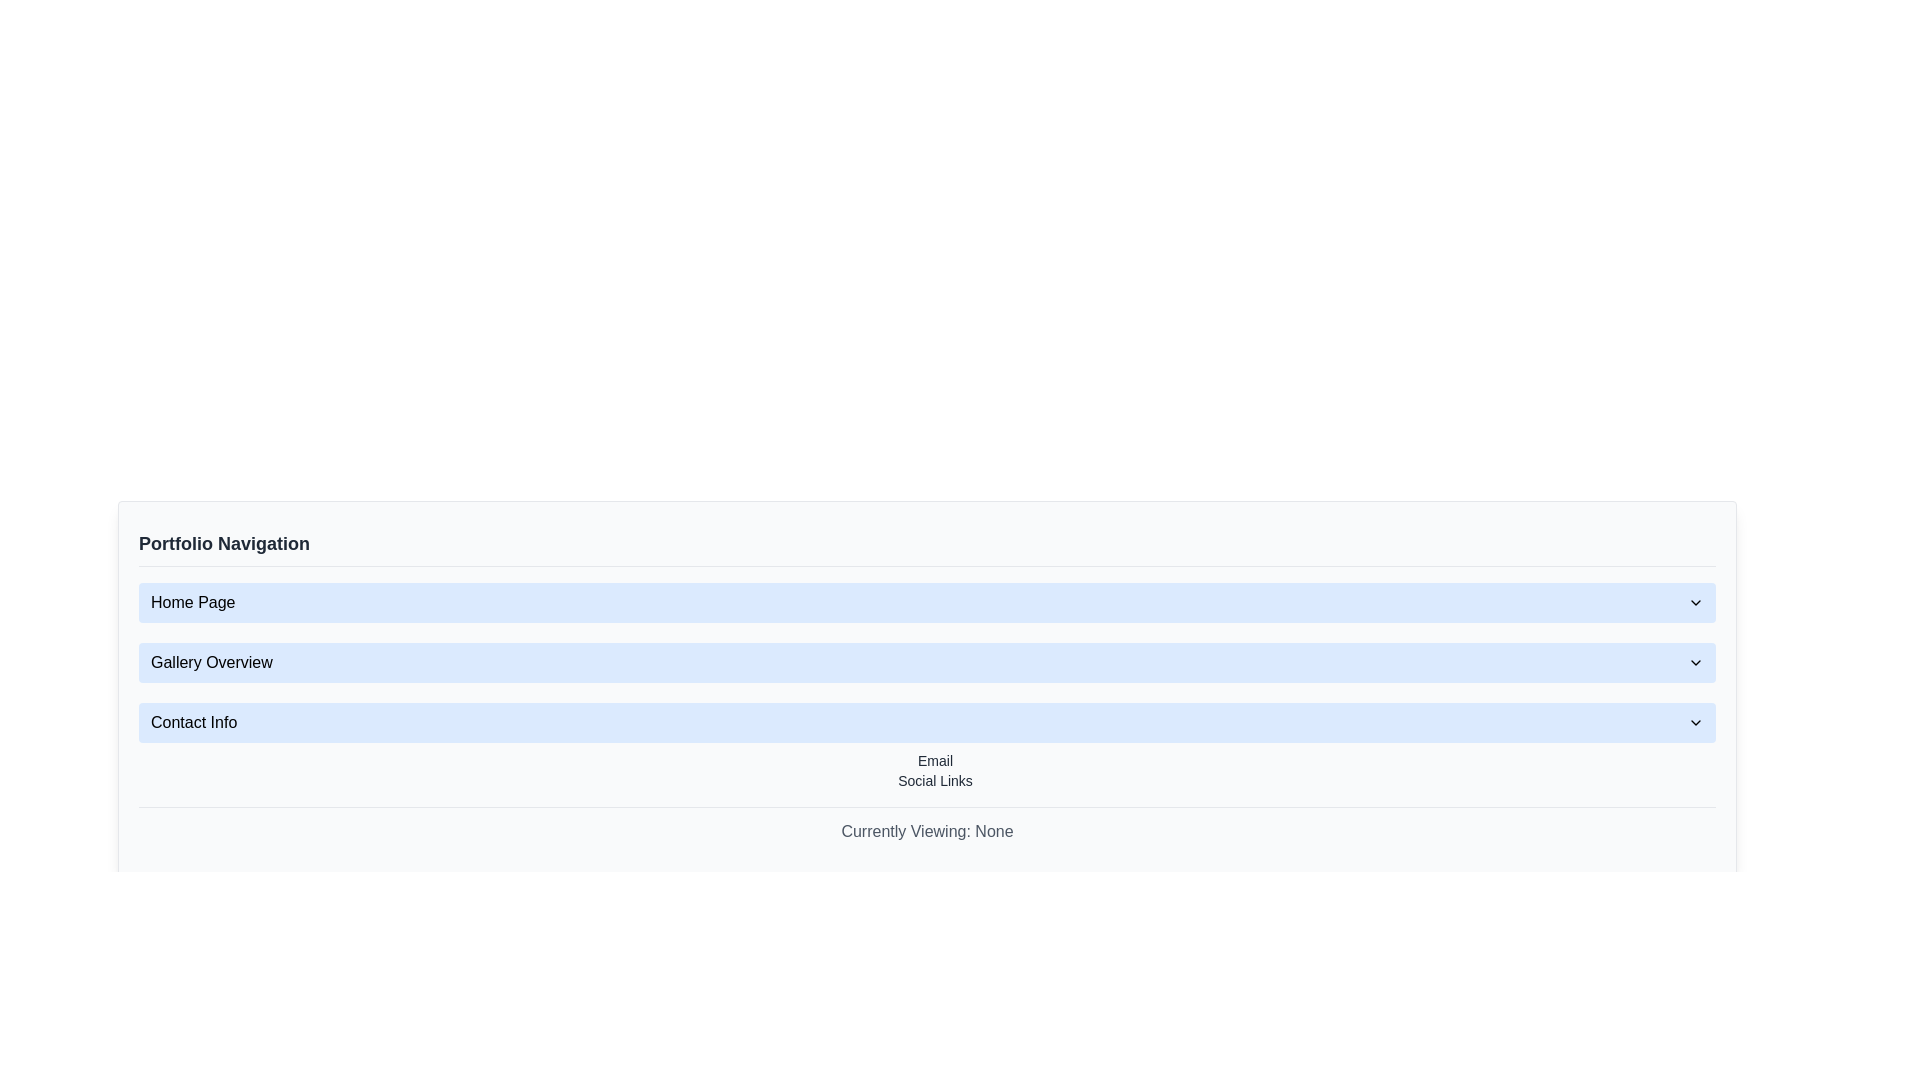 The width and height of the screenshot is (1920, 1080). I want to click on the 'Email' hyperlink, so click(934, 760).